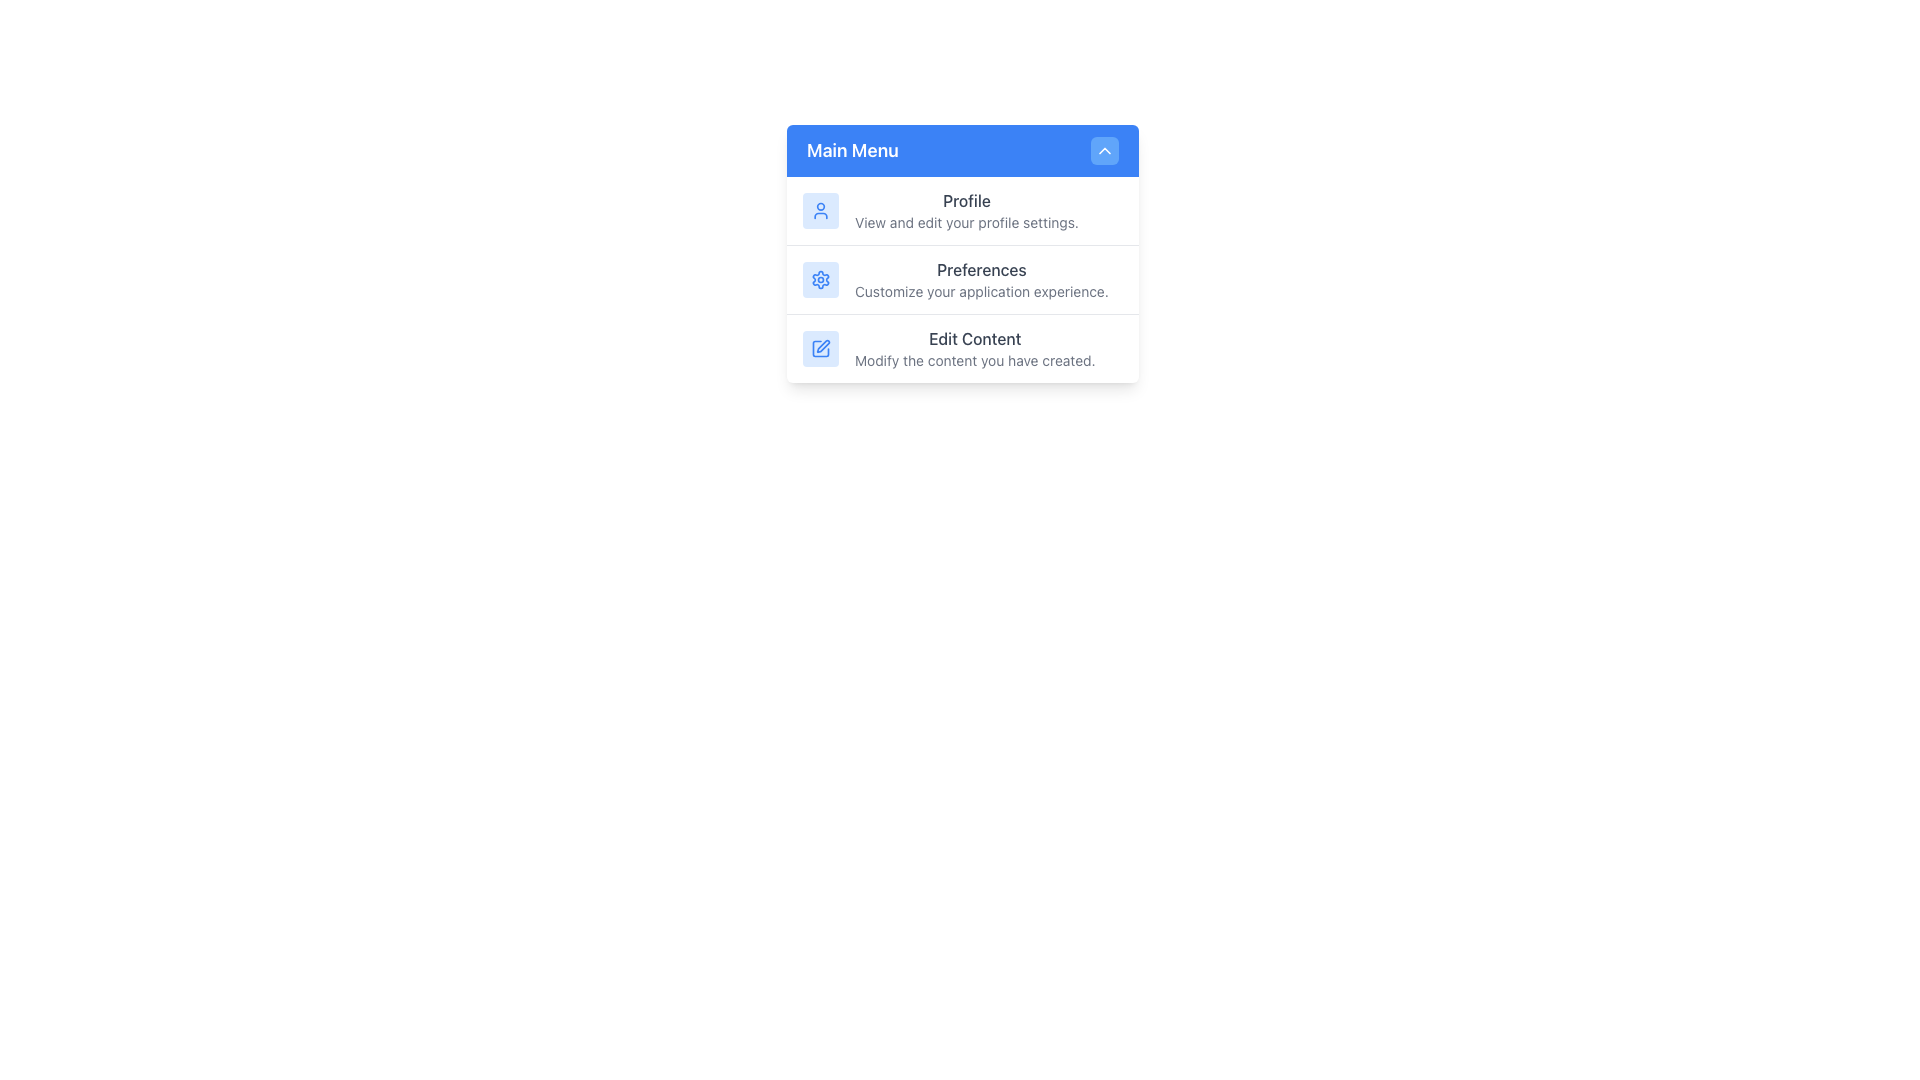 The width and height of the screenshot is (1920, 1080). Describe the element at coordinates (820, 347) in the screenshot. I see `the 'Edit Content' icon` at that location.